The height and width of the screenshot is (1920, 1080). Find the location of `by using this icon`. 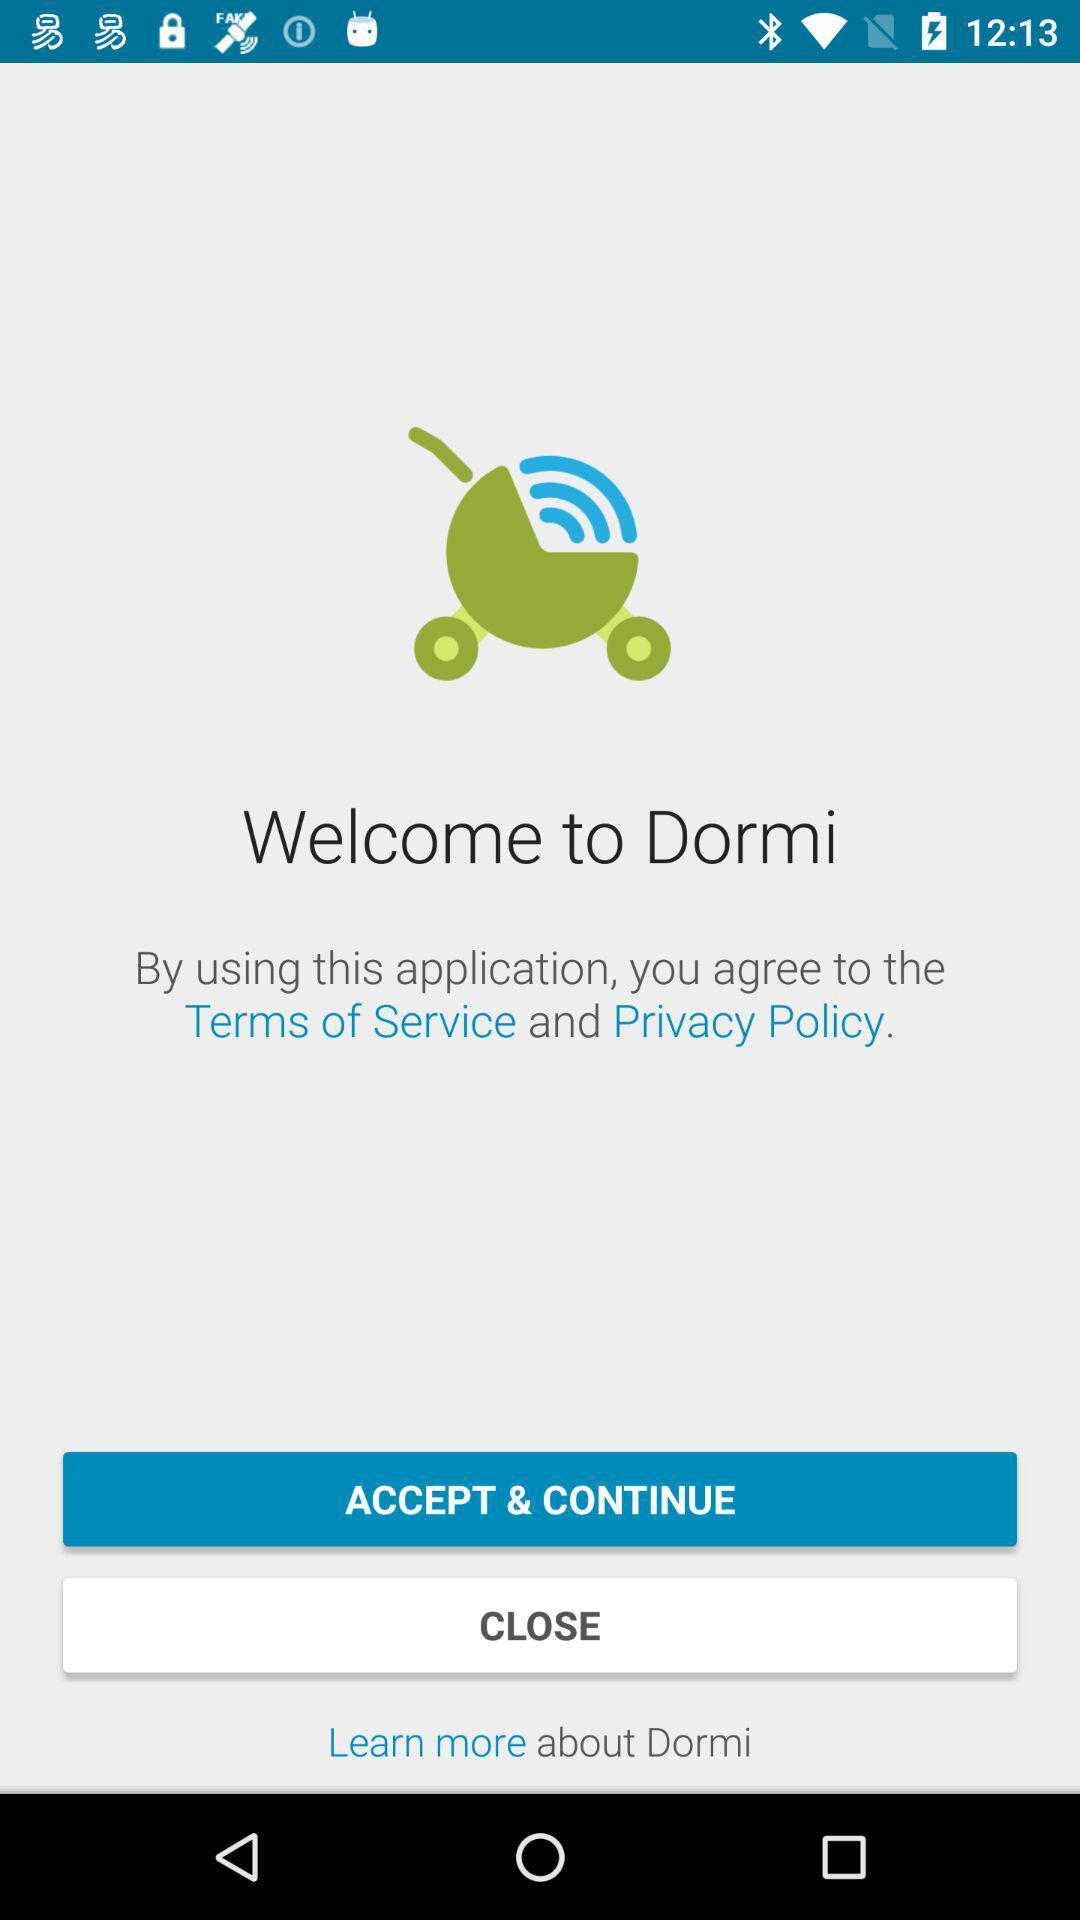

by using this icon is located at coordinates (540, 993).